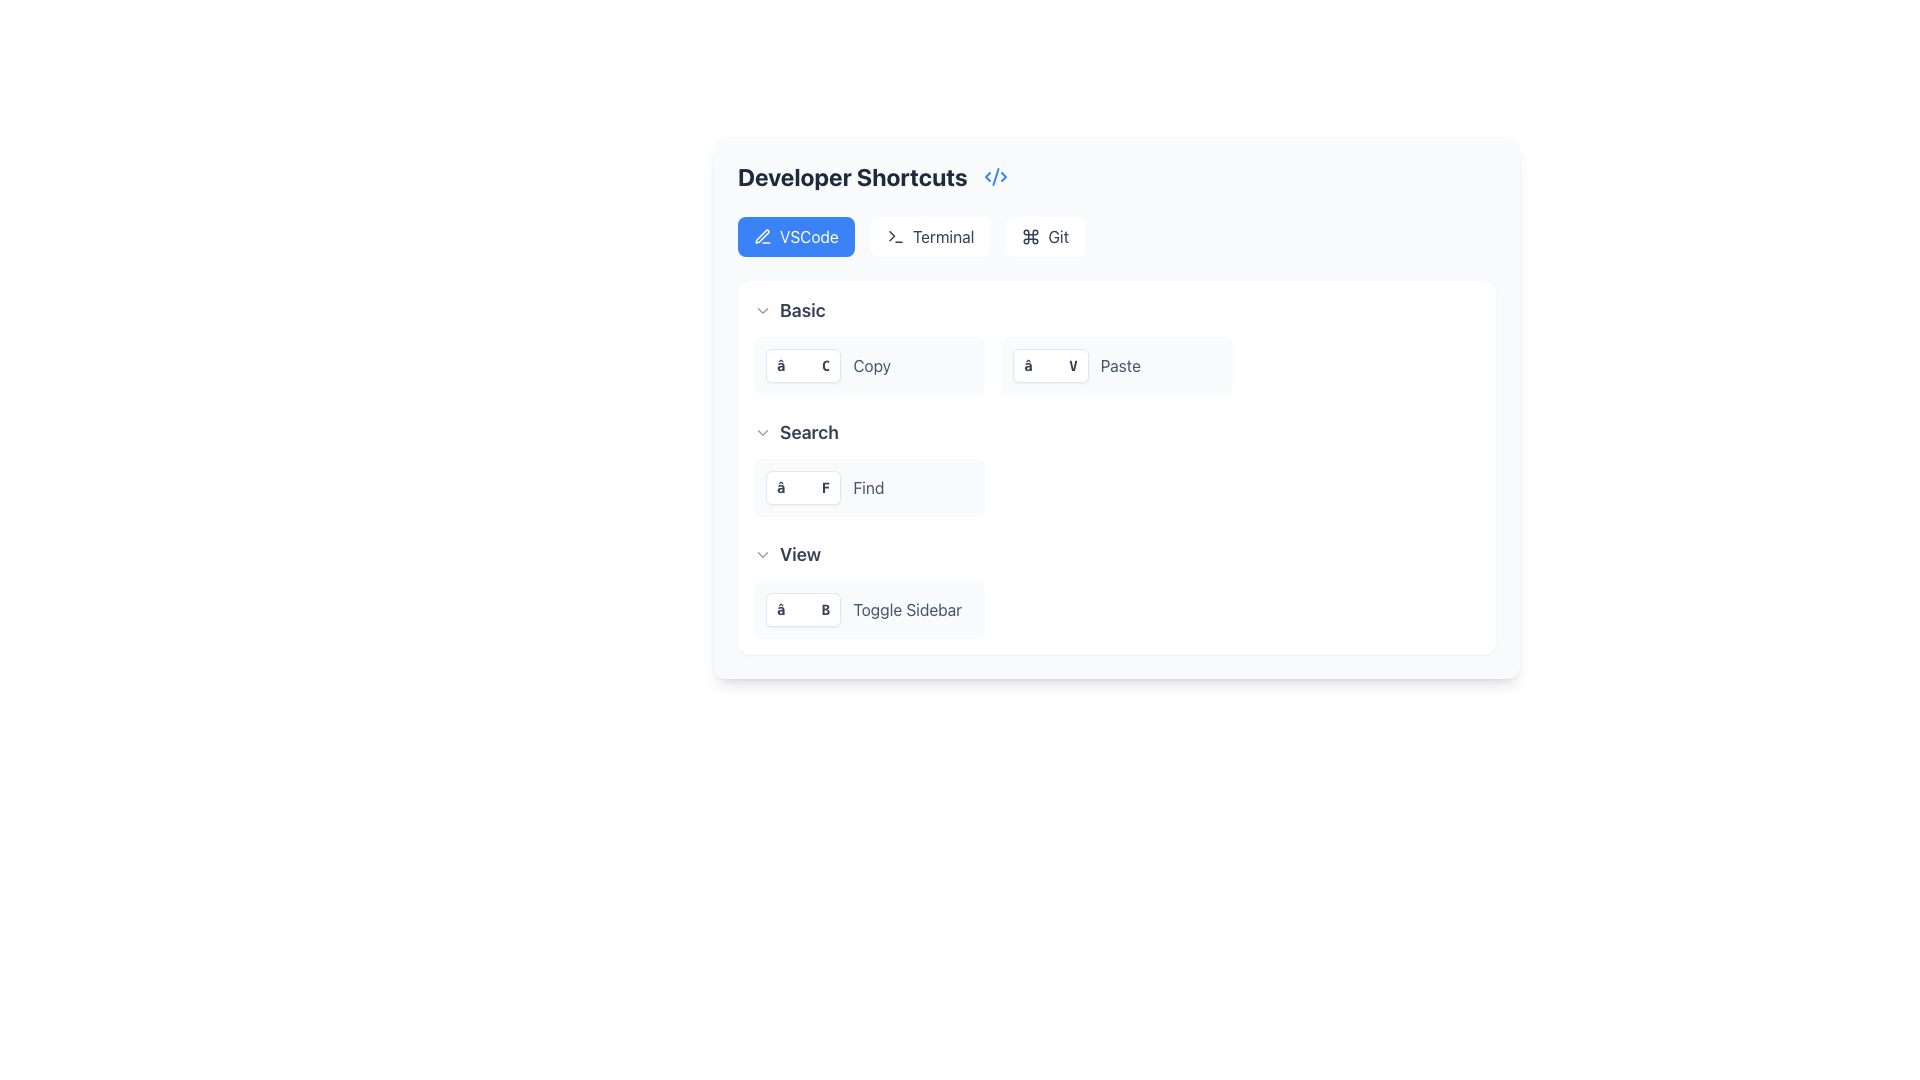  Describe the element at coordinates (868, 488) in the screenshot. I see `the Static Text Label indicating the 'Find' keyboard shortcut (⌘ F) located in the 'Search' section, positioned horizontally beside the keyboard shortcut label` at that location.